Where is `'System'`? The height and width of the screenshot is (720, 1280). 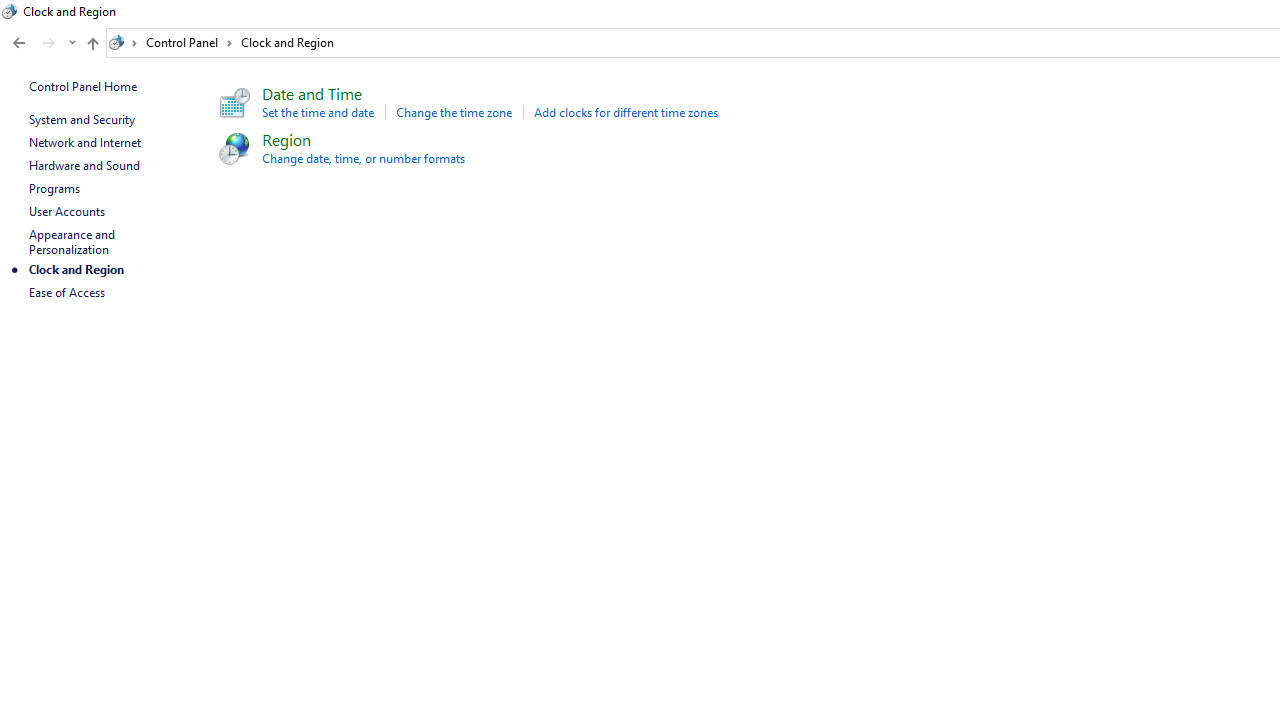
'System' is located at coordinates (10, 11).